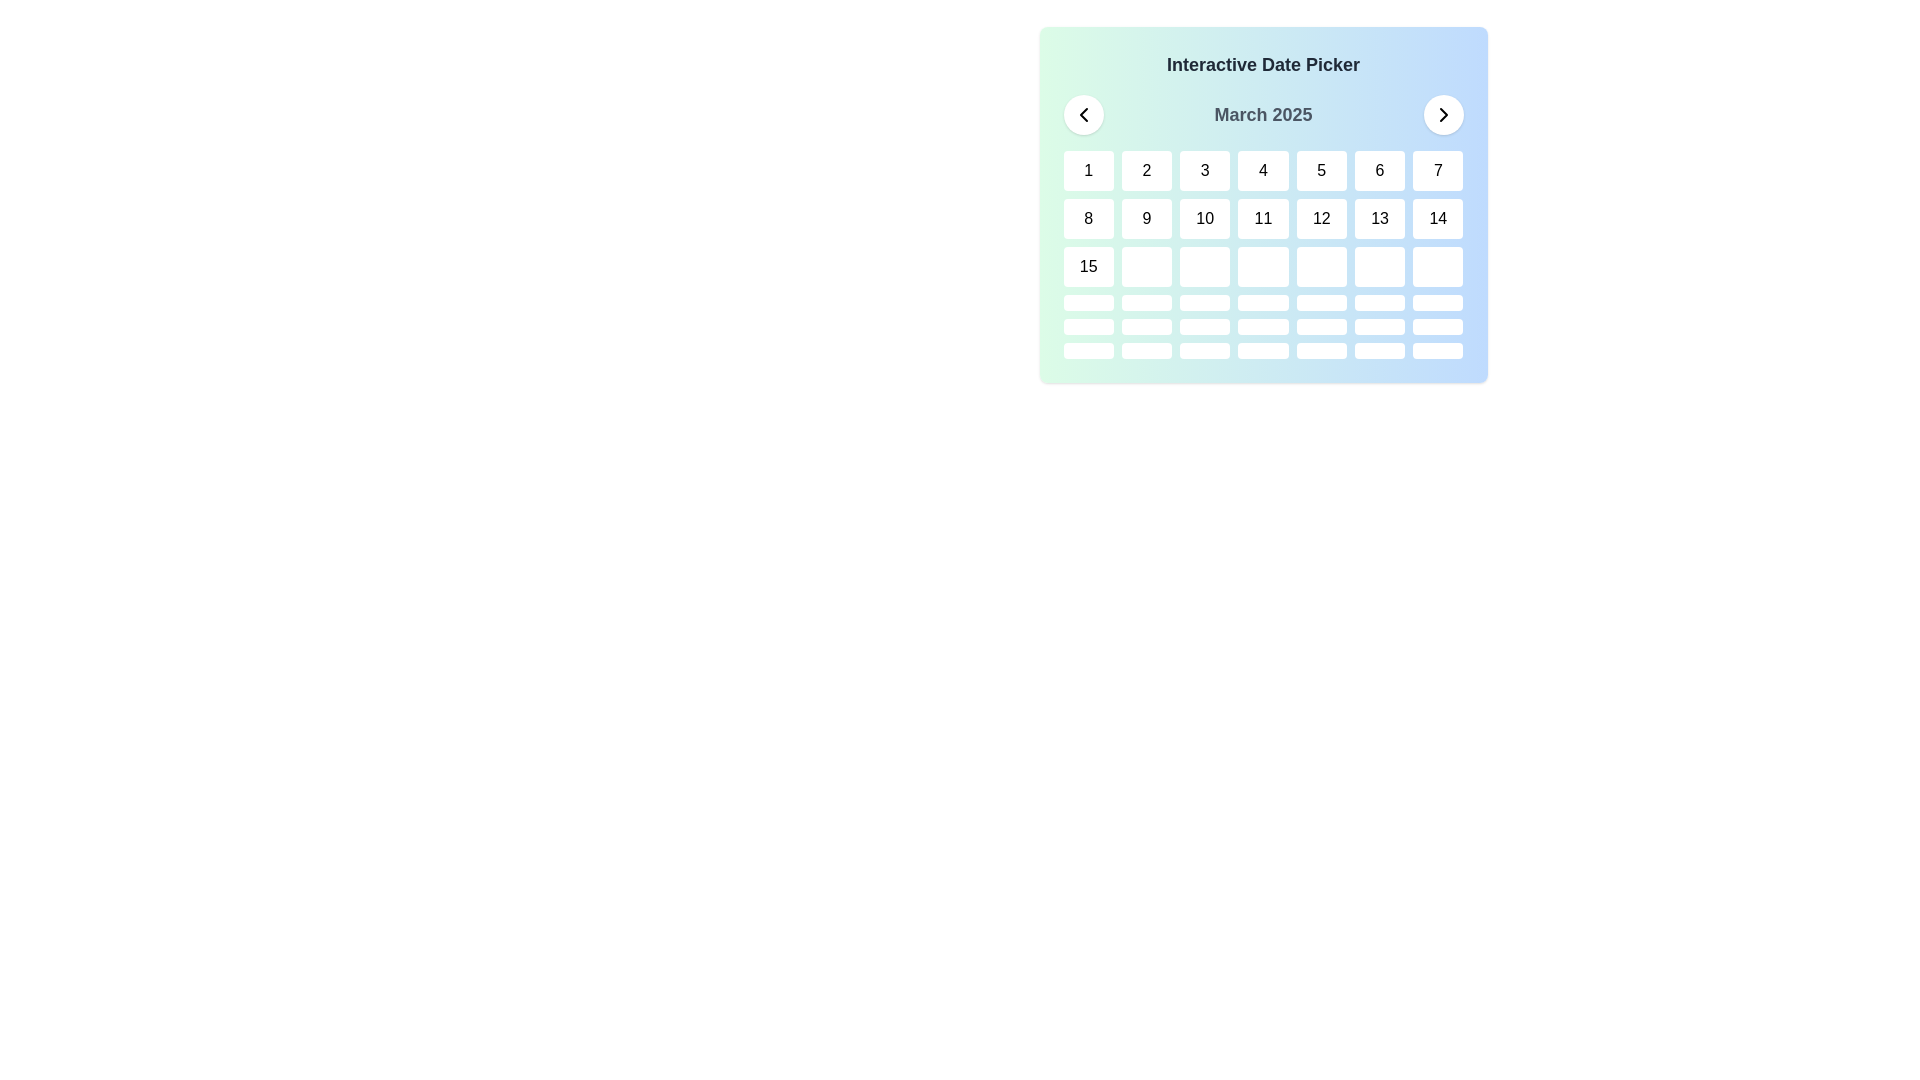  I want to click on the rectangular button with a white background in the interactive date picker interface, located in the last row and fifth column of the grid layout, so click(1321, 326).